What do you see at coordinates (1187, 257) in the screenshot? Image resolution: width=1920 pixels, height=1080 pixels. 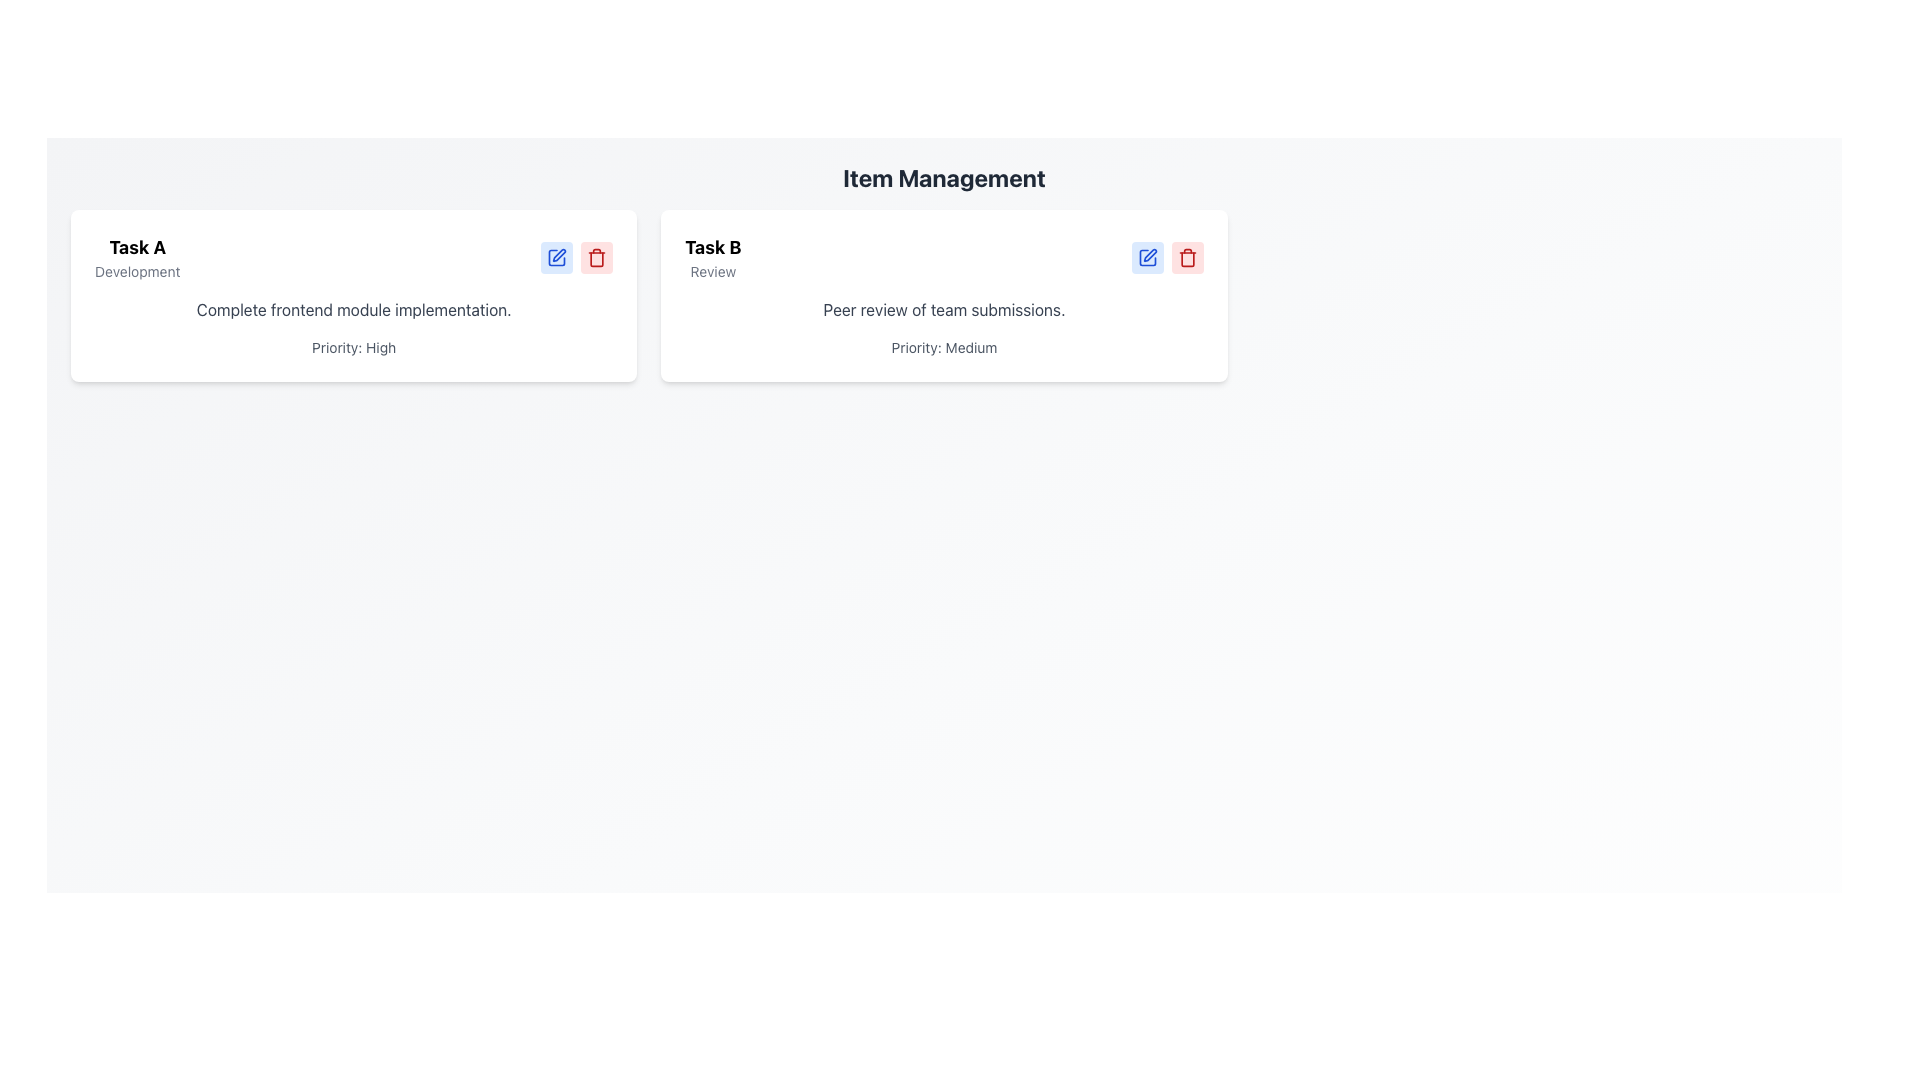 I see `the delete button located on the right side of the horizontal button group within the card labeled 'Task B', adjacent to the blue circular button with a pencil icon` at bounding box center [1187, 257].